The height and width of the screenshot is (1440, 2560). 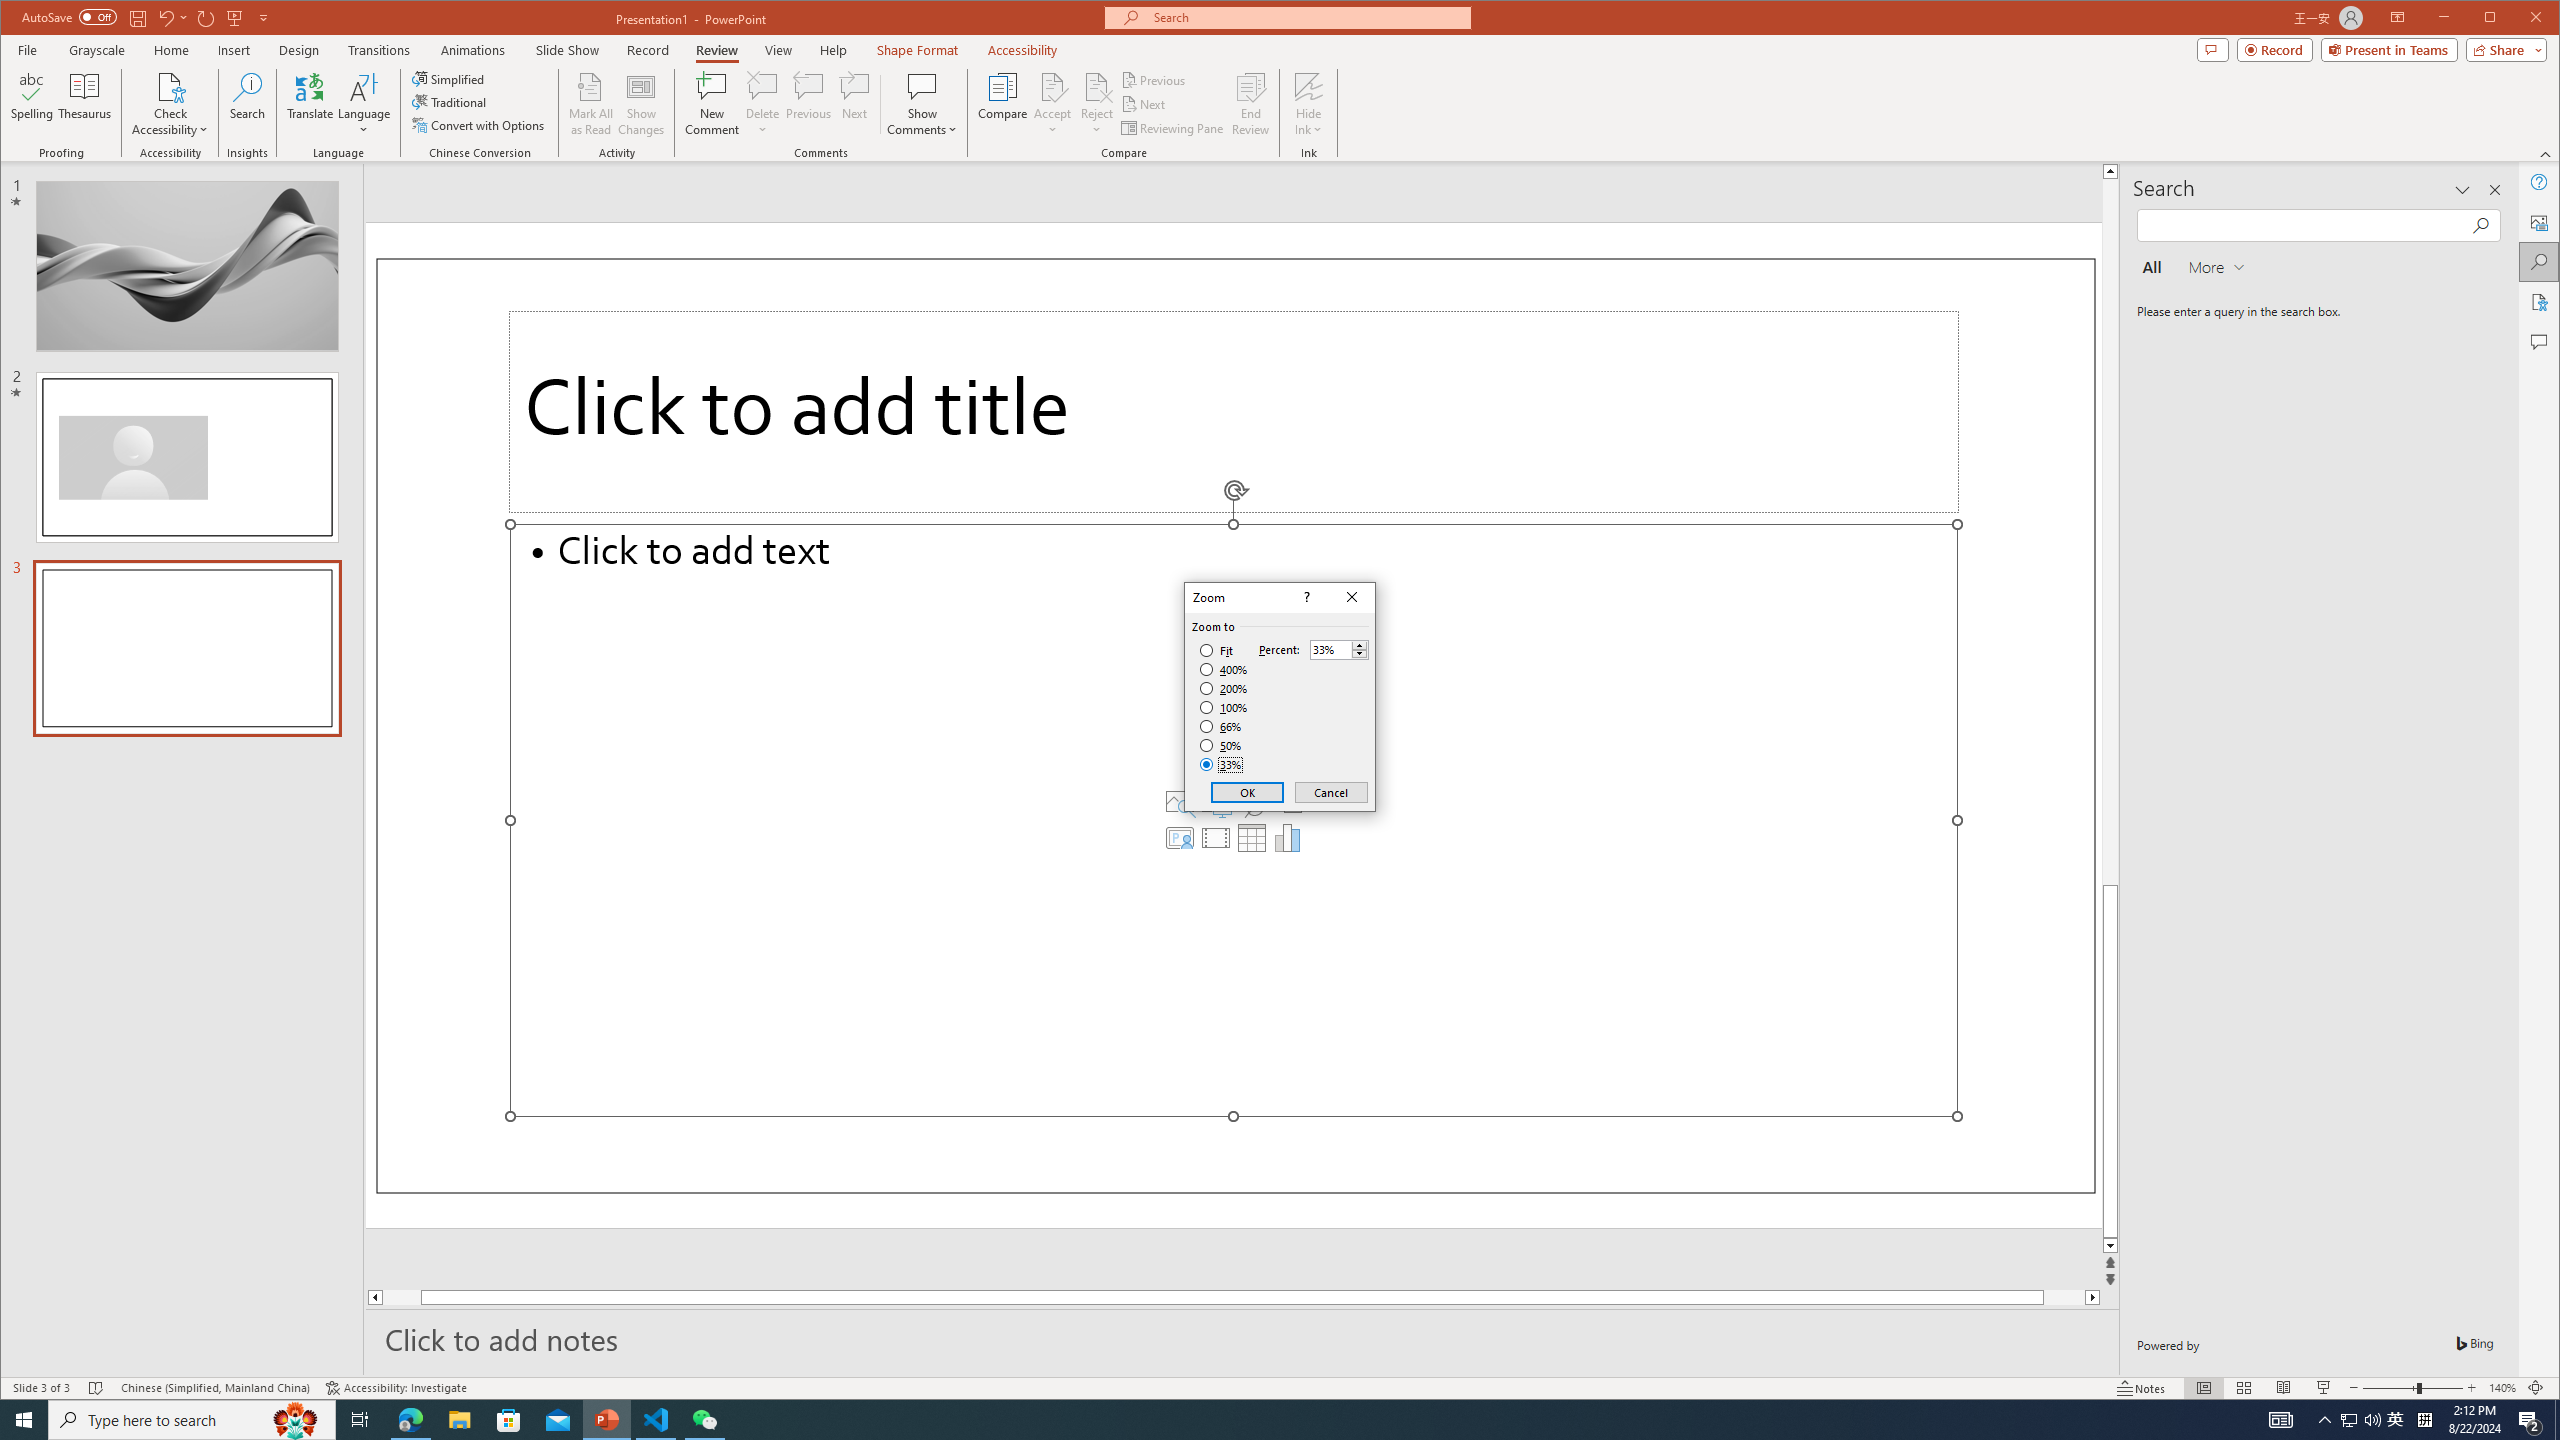 I want to click on 'New Comment', so click(x=712, y=103).